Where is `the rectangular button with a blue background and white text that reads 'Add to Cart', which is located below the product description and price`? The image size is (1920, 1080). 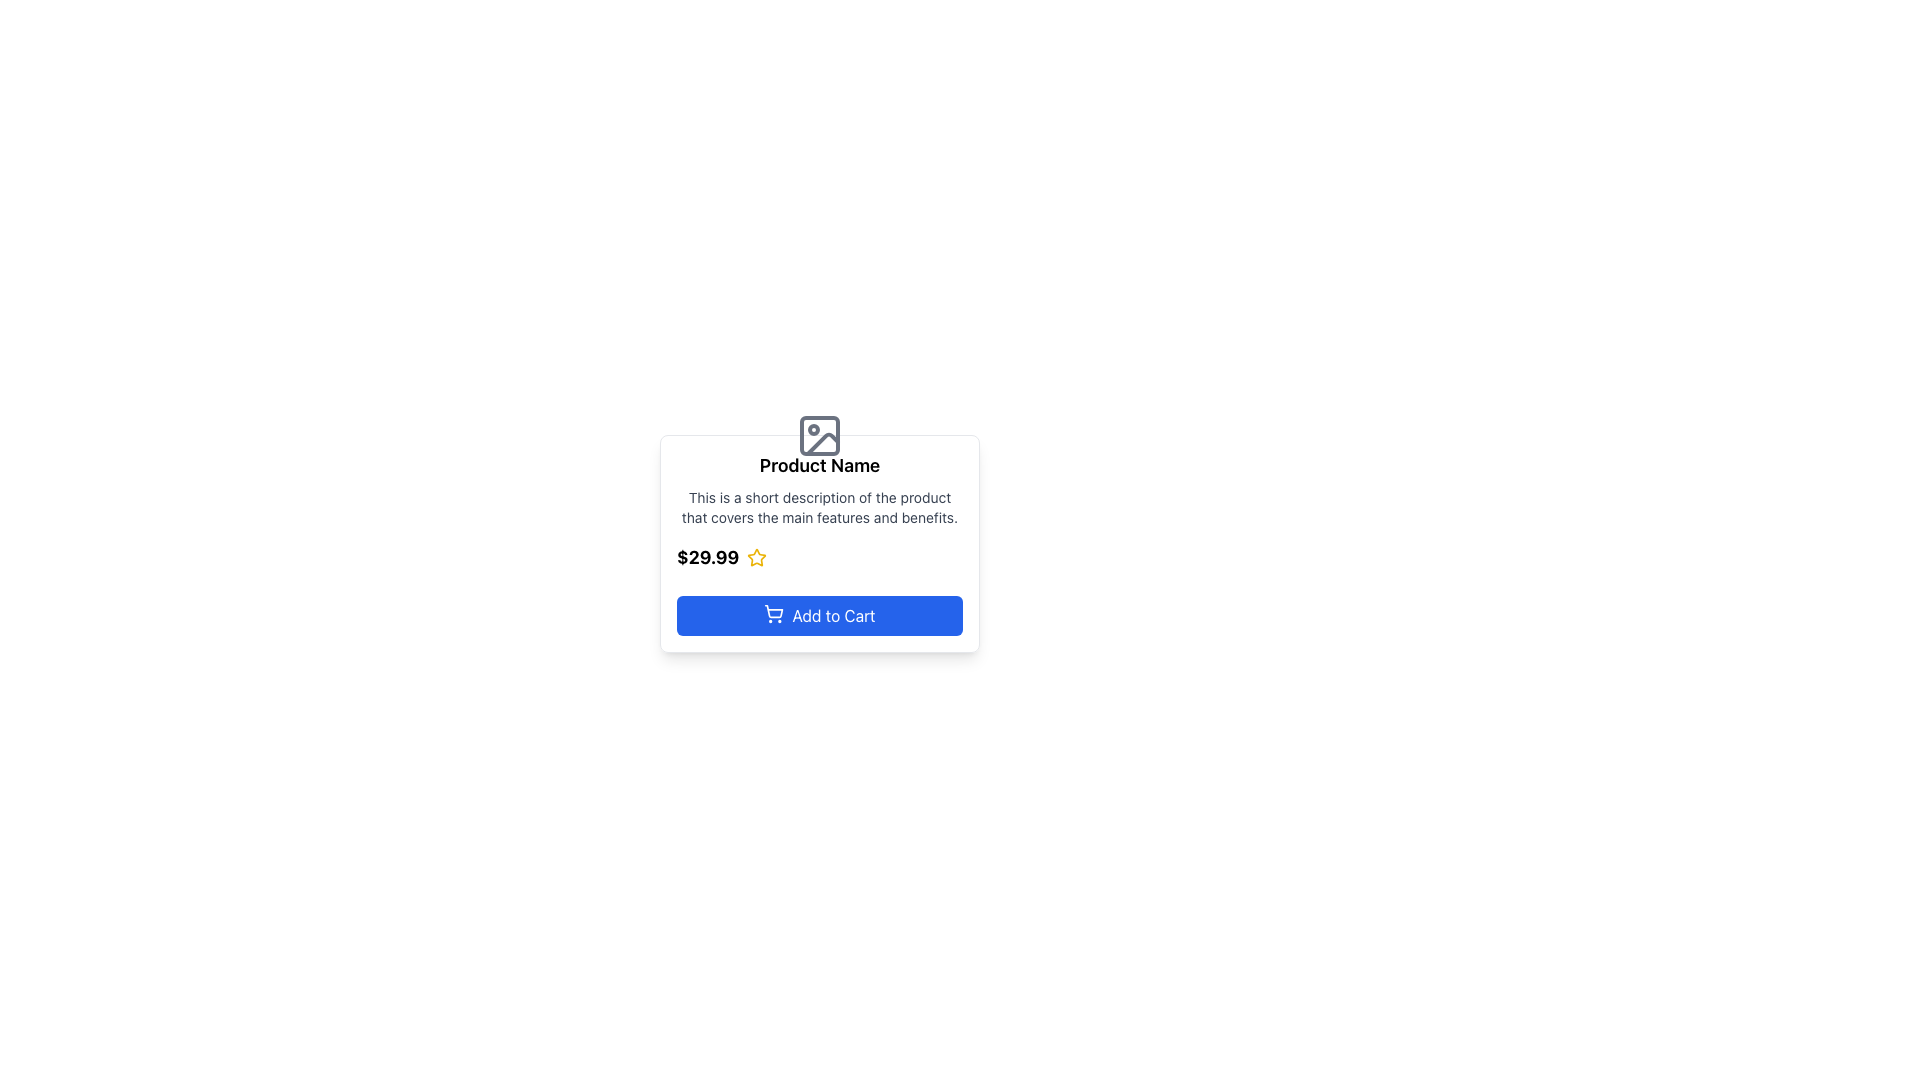 the rectangular button with a blue background and white text that reads 'Add to Cart', which is located below the product description and price is located at coordinates (820, 615).